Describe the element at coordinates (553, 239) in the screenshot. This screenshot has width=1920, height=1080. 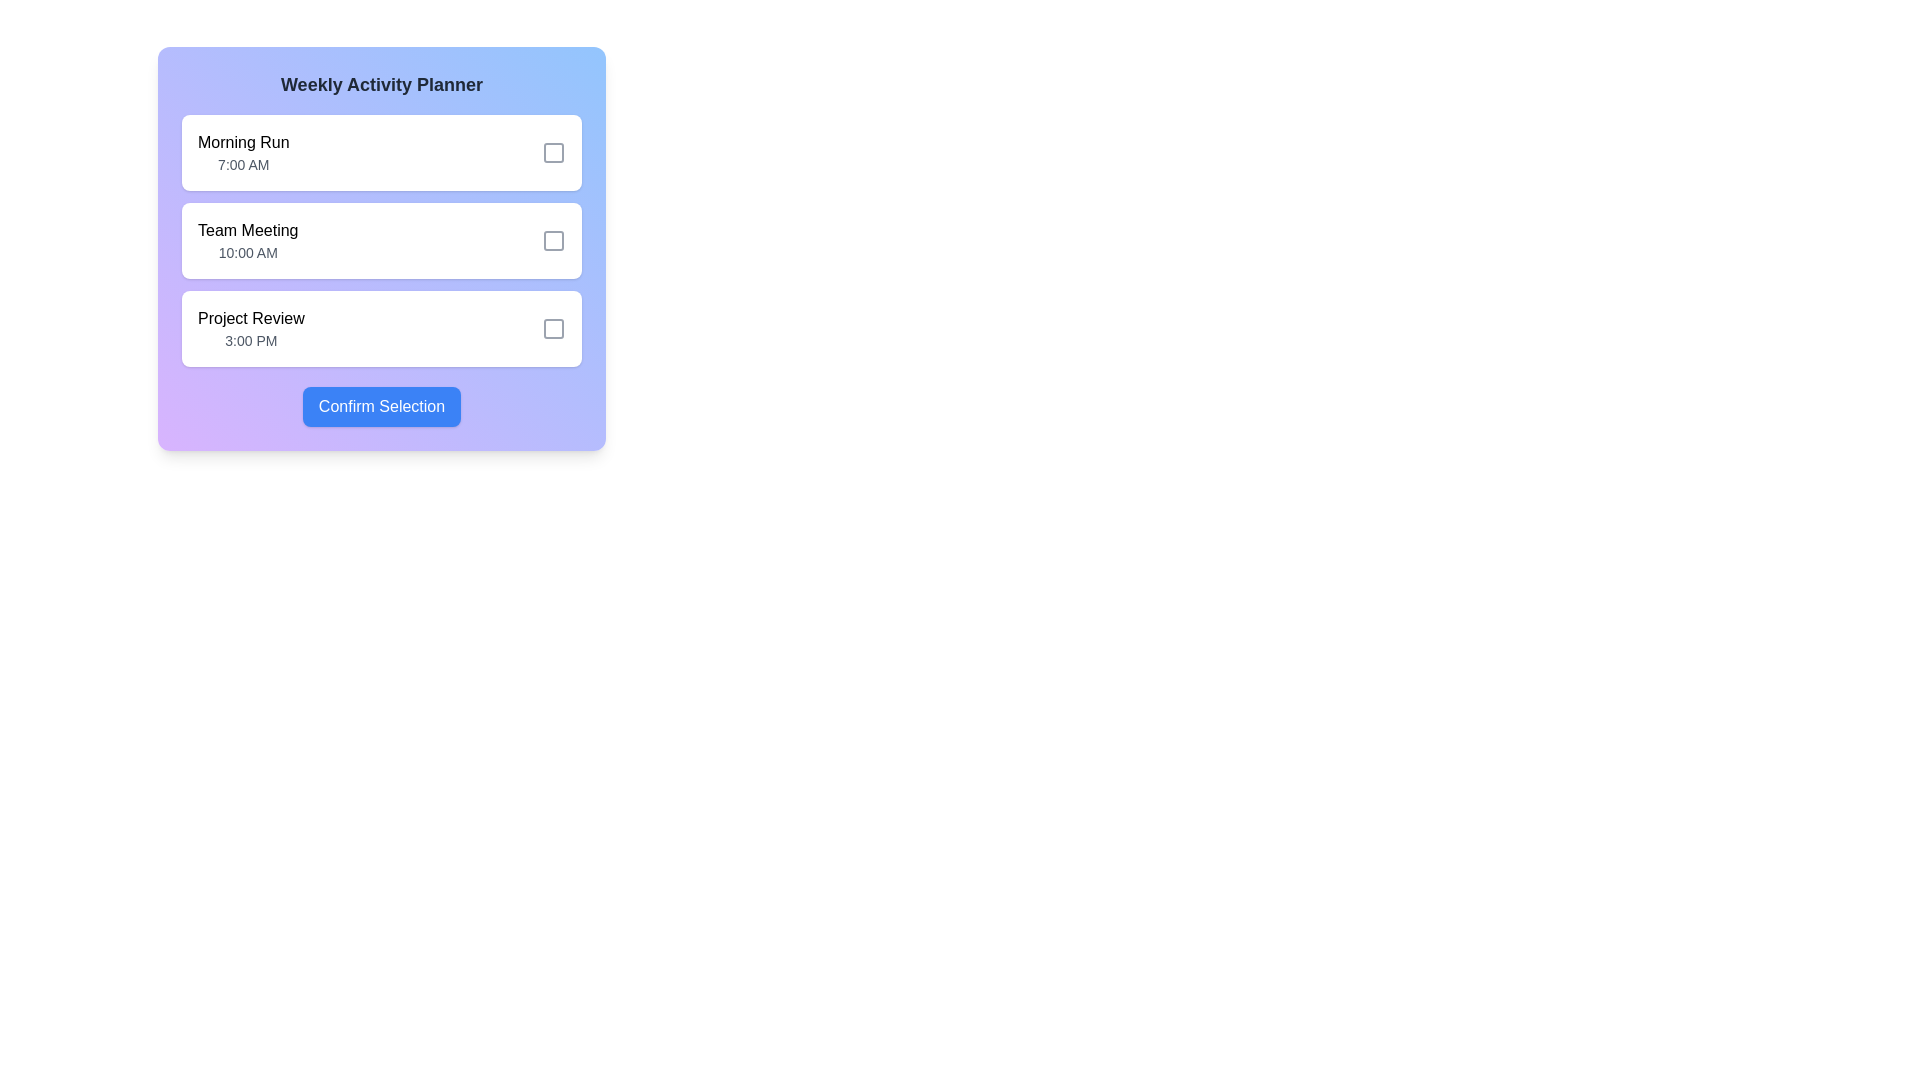
I see `the checkbox located to the right of the 'Team Meeting' and '10:00 AM' text, which is the third element in the meeting entry panel` at that location.